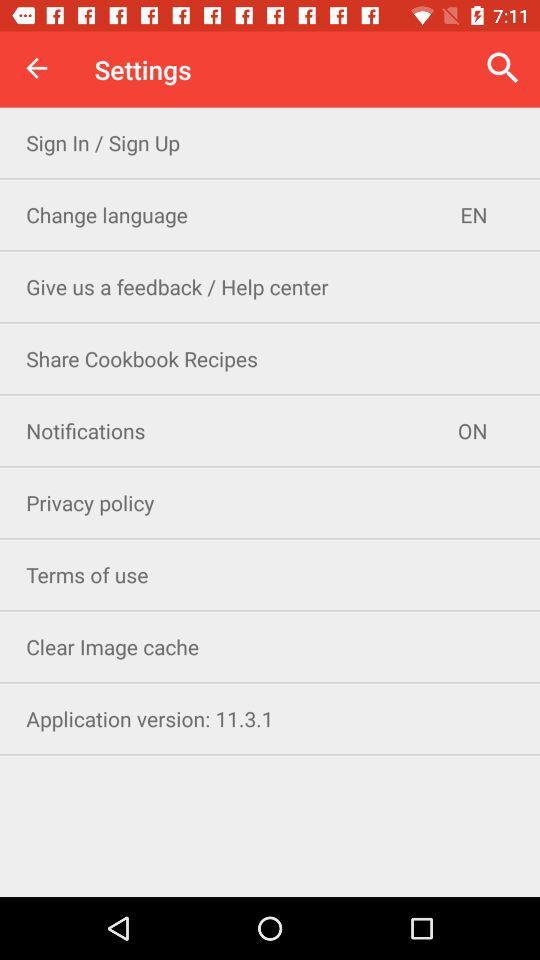 The height and width of the screenshot is (960, 540). What do you see at coordinates (270, 141) in the screenshot?
I see `the sign in sign` at bounding box center [270, 141].